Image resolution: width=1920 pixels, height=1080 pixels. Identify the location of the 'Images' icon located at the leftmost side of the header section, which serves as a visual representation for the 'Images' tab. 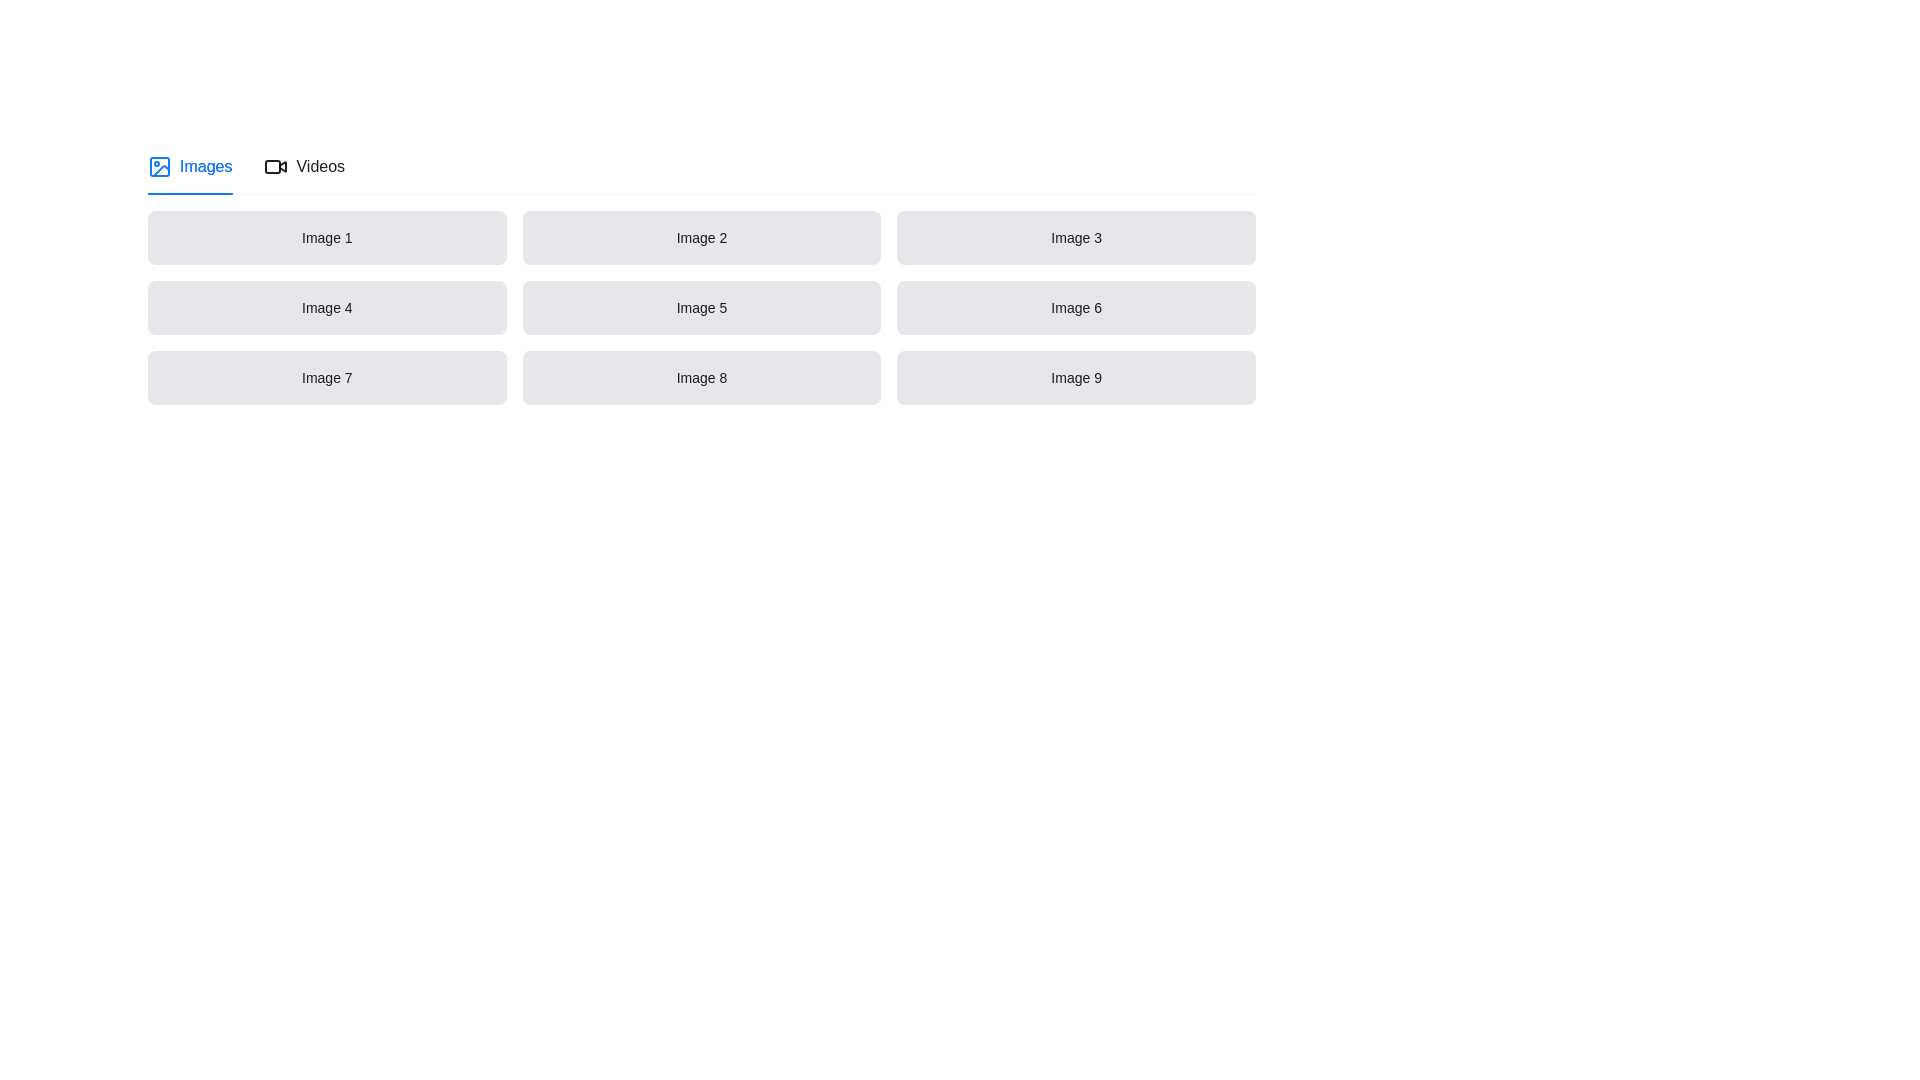
(158, 164).